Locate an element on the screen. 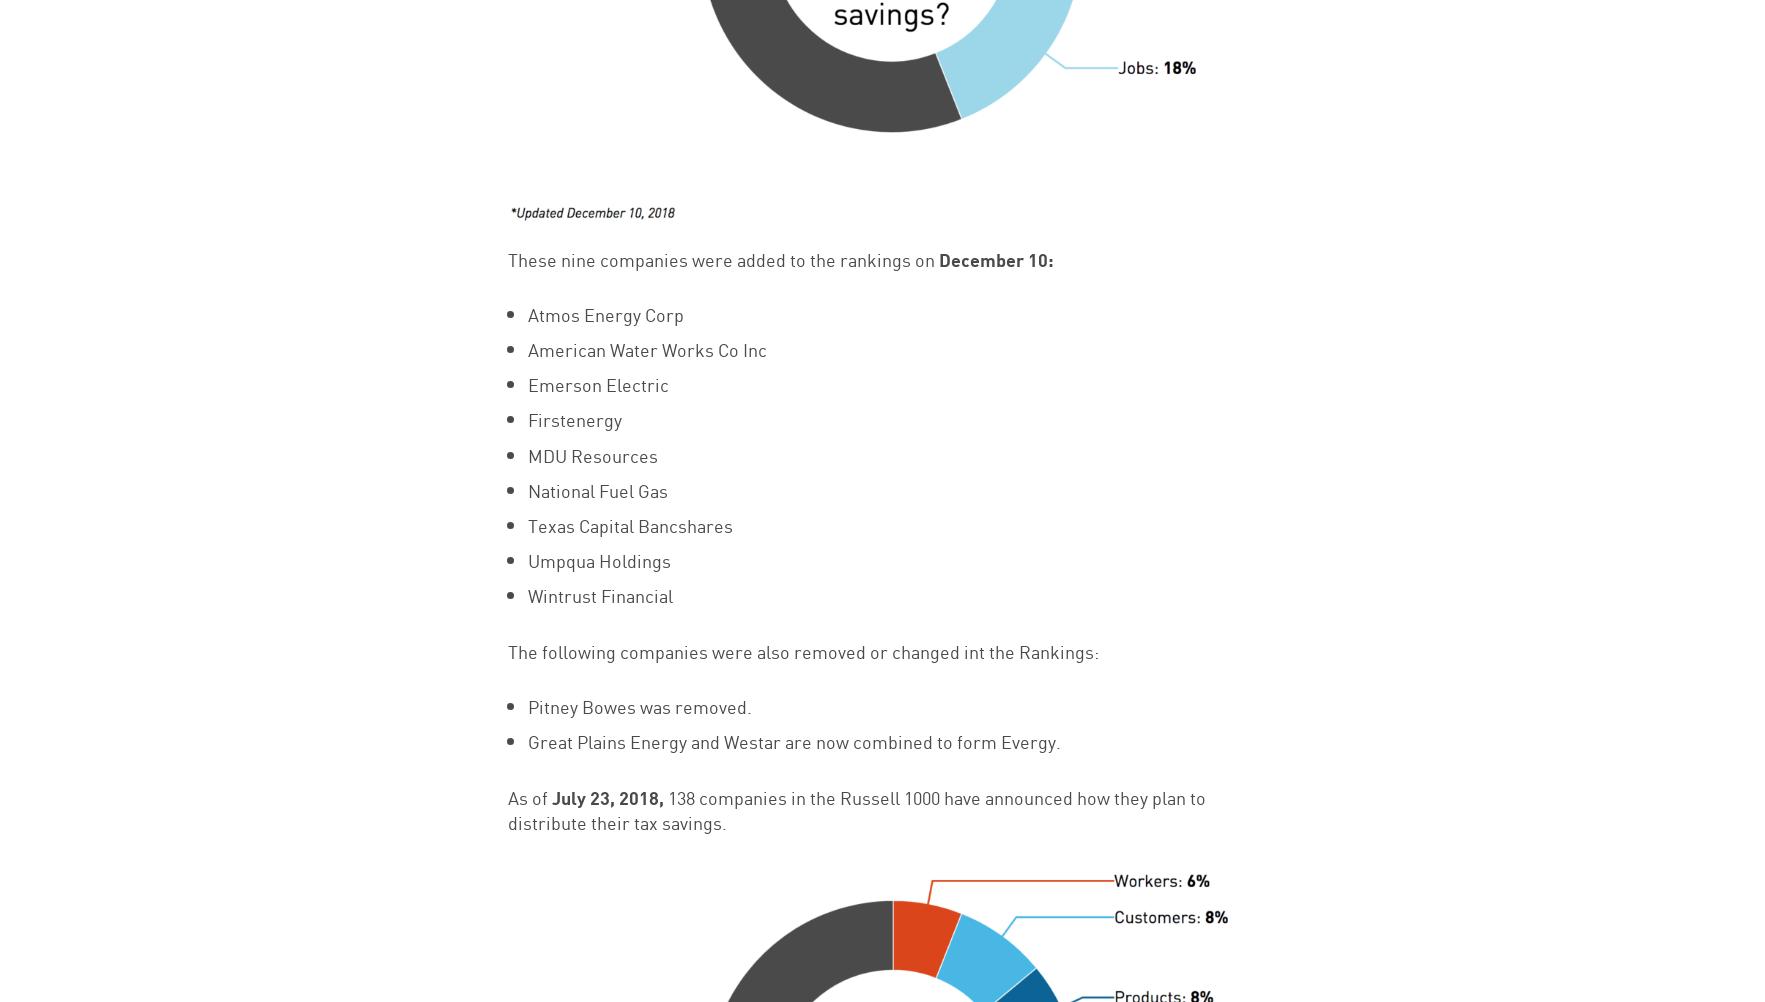 The height and width of the screenshot is (1002, 1765). 'National Fuel Gas' is located at coordinates (595, 487).